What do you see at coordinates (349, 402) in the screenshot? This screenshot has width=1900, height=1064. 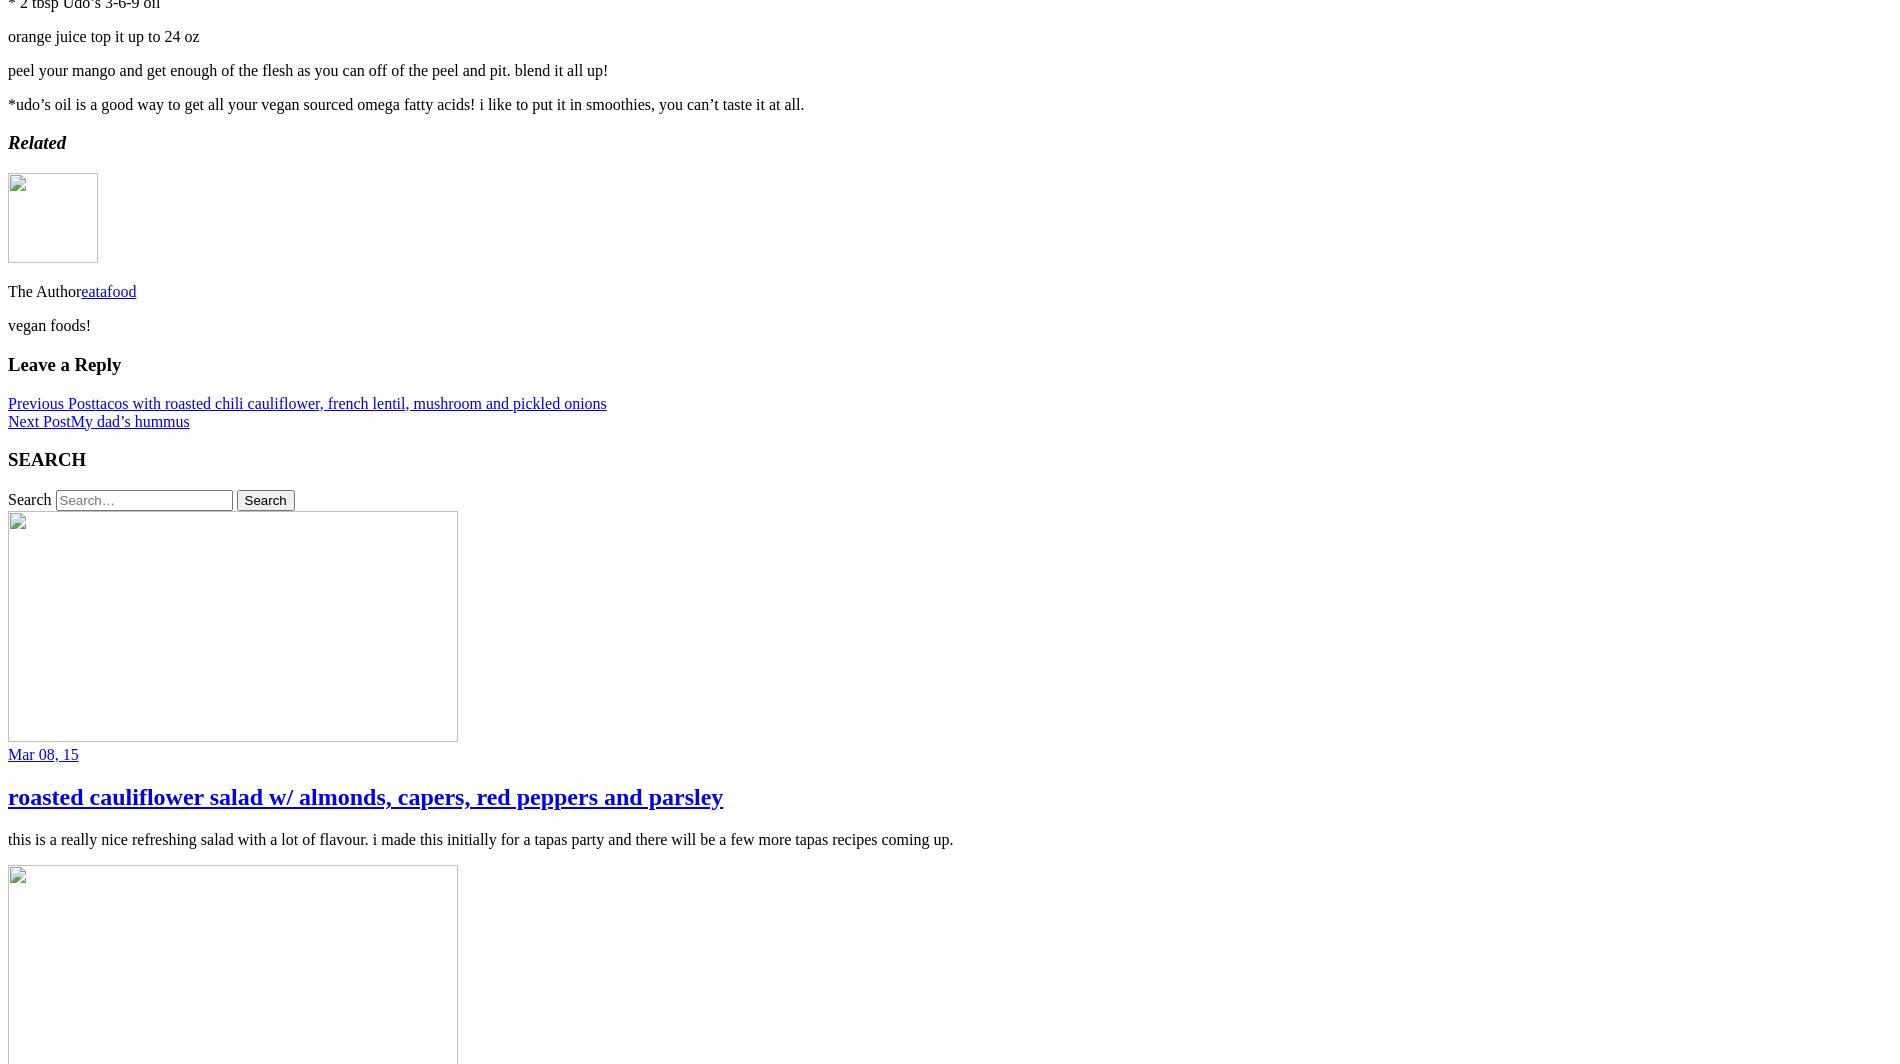 I see `'tacos with roasted chili cauliflower, french lentil, mushroom and pickled onions'` at bounding box center [349, 402].